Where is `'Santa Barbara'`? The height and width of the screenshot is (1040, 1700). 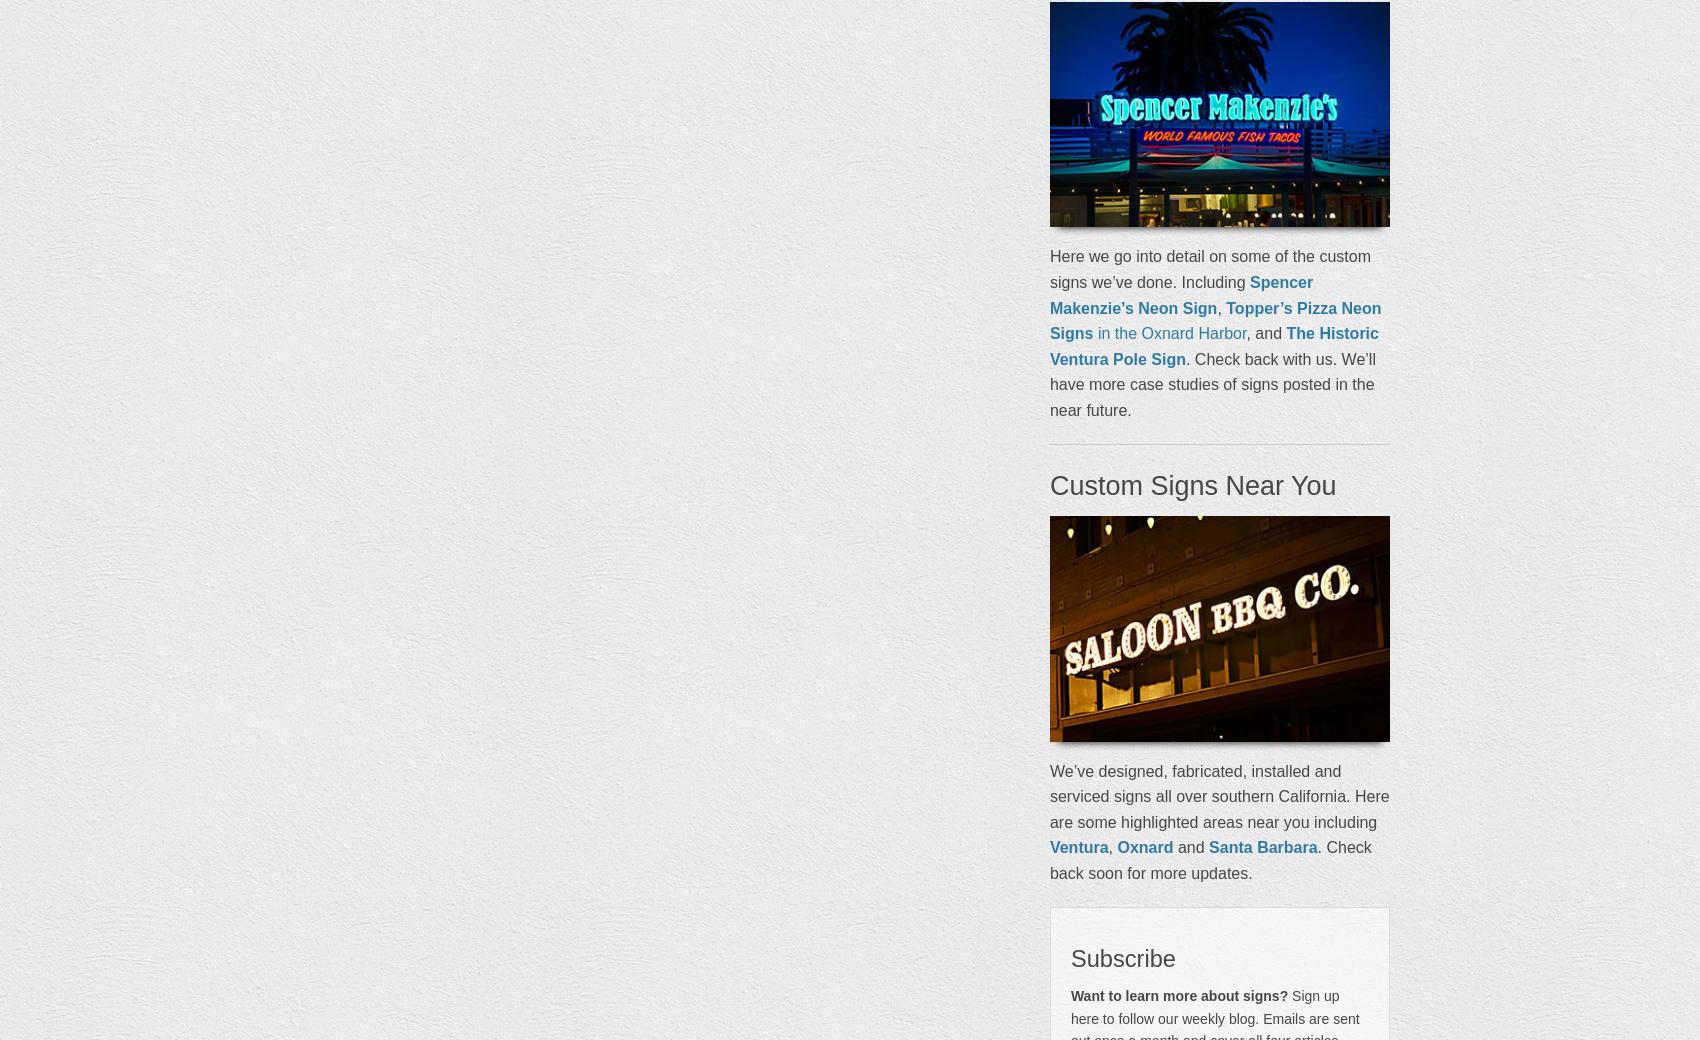
'Santa Barbara' is located at coordinates (1261, 846).